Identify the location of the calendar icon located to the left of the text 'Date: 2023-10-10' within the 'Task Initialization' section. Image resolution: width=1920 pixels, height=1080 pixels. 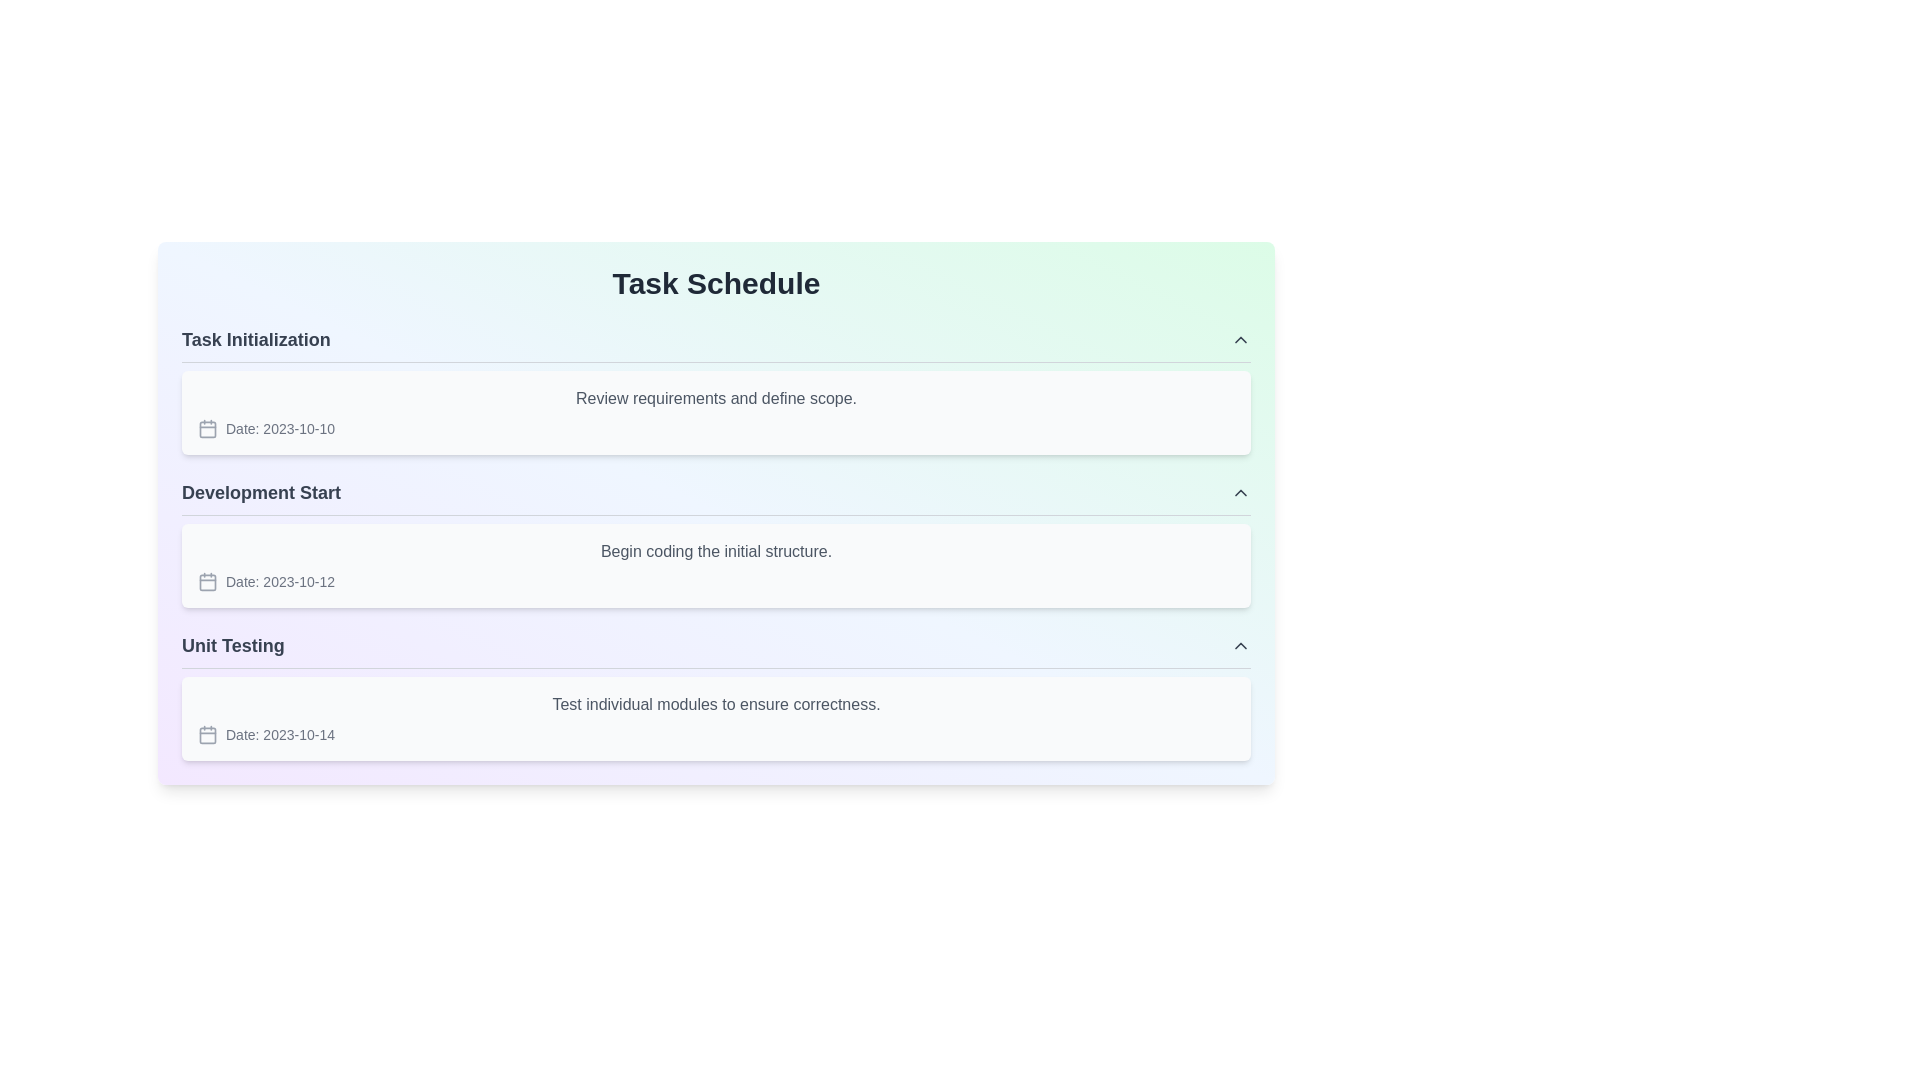
(207, 427).